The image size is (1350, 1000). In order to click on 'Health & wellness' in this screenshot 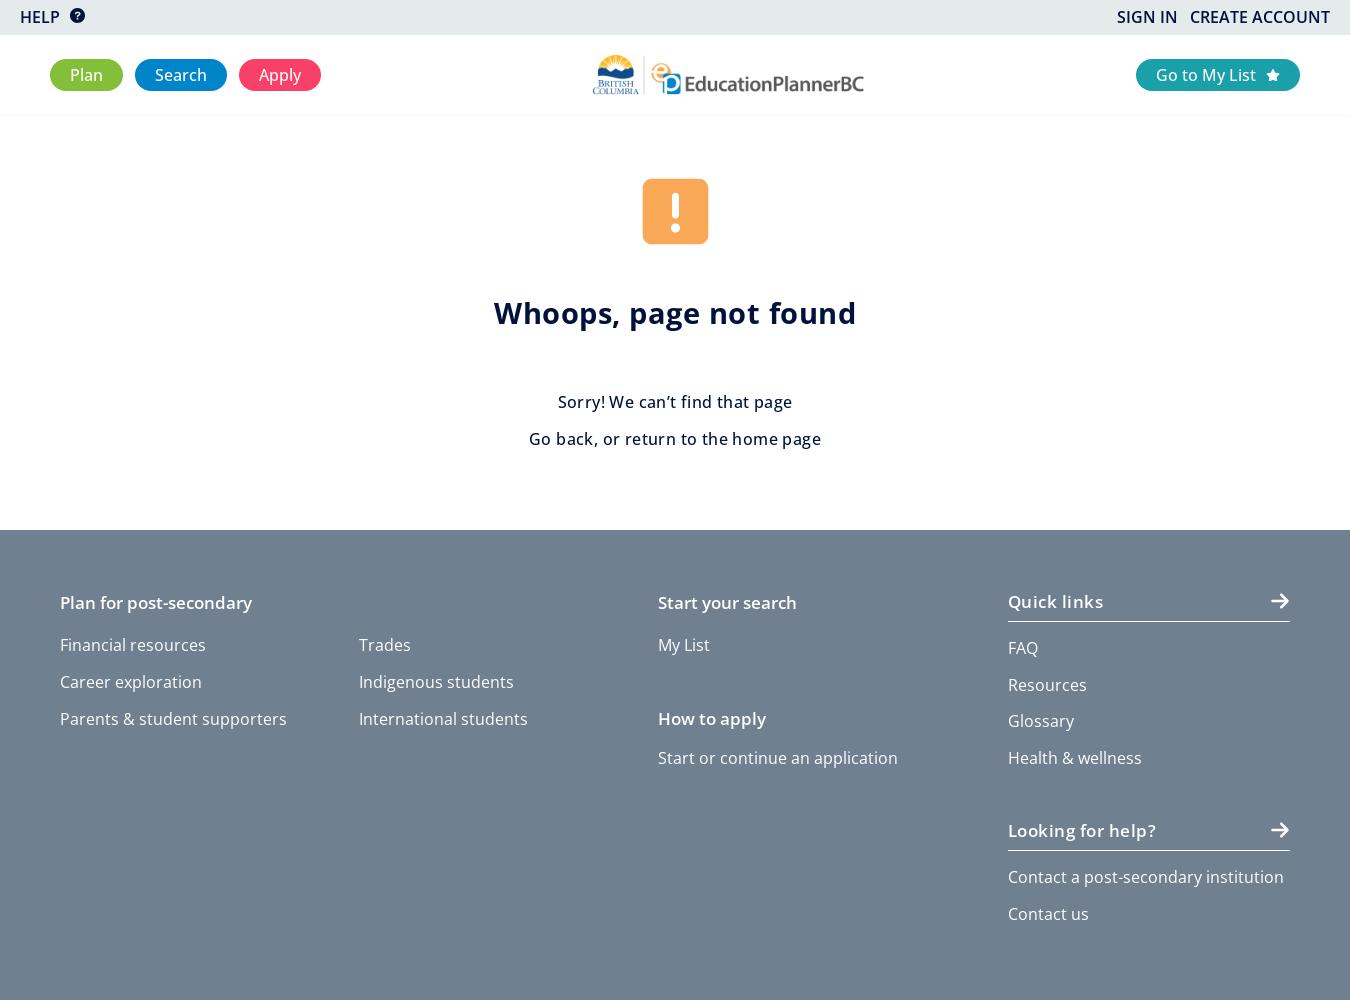, I will do `click(1074, 758)`.